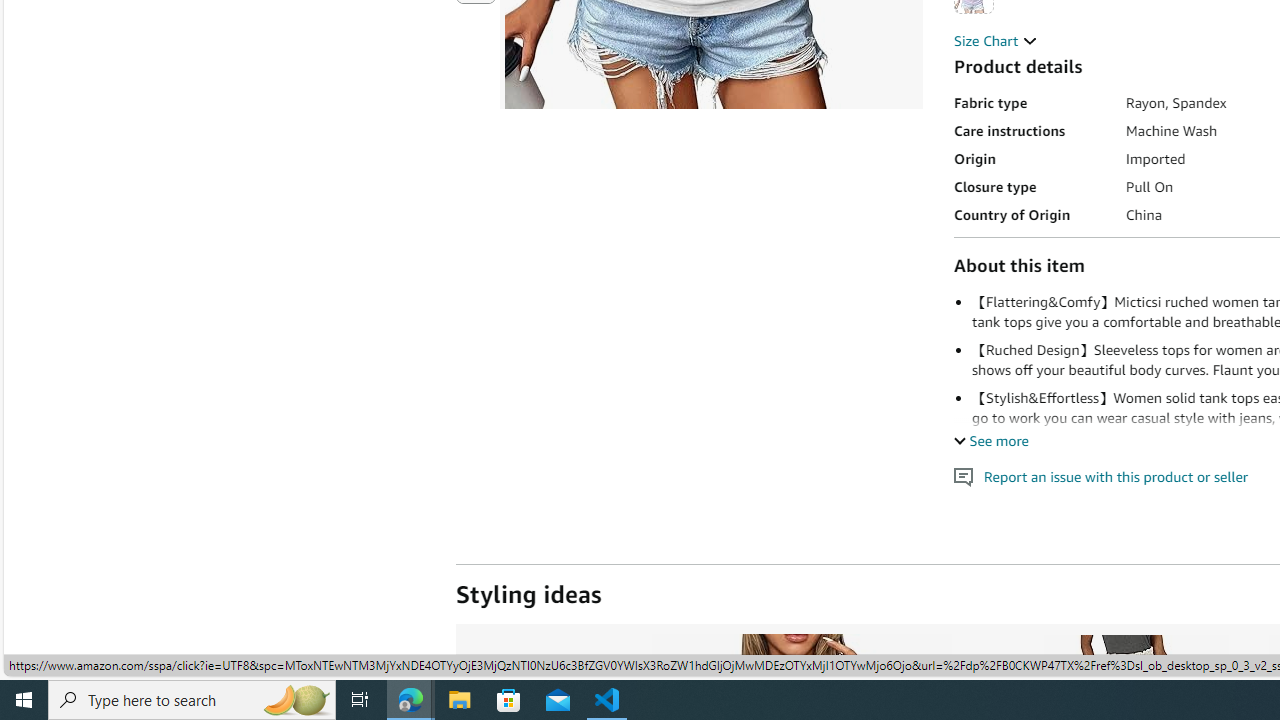 The height and width of the screenshot is (720, 1280). What do you see at coordinates (995, 41) in the screenshot?
I see `'Size Chart '` at bounding box center [995, 41].